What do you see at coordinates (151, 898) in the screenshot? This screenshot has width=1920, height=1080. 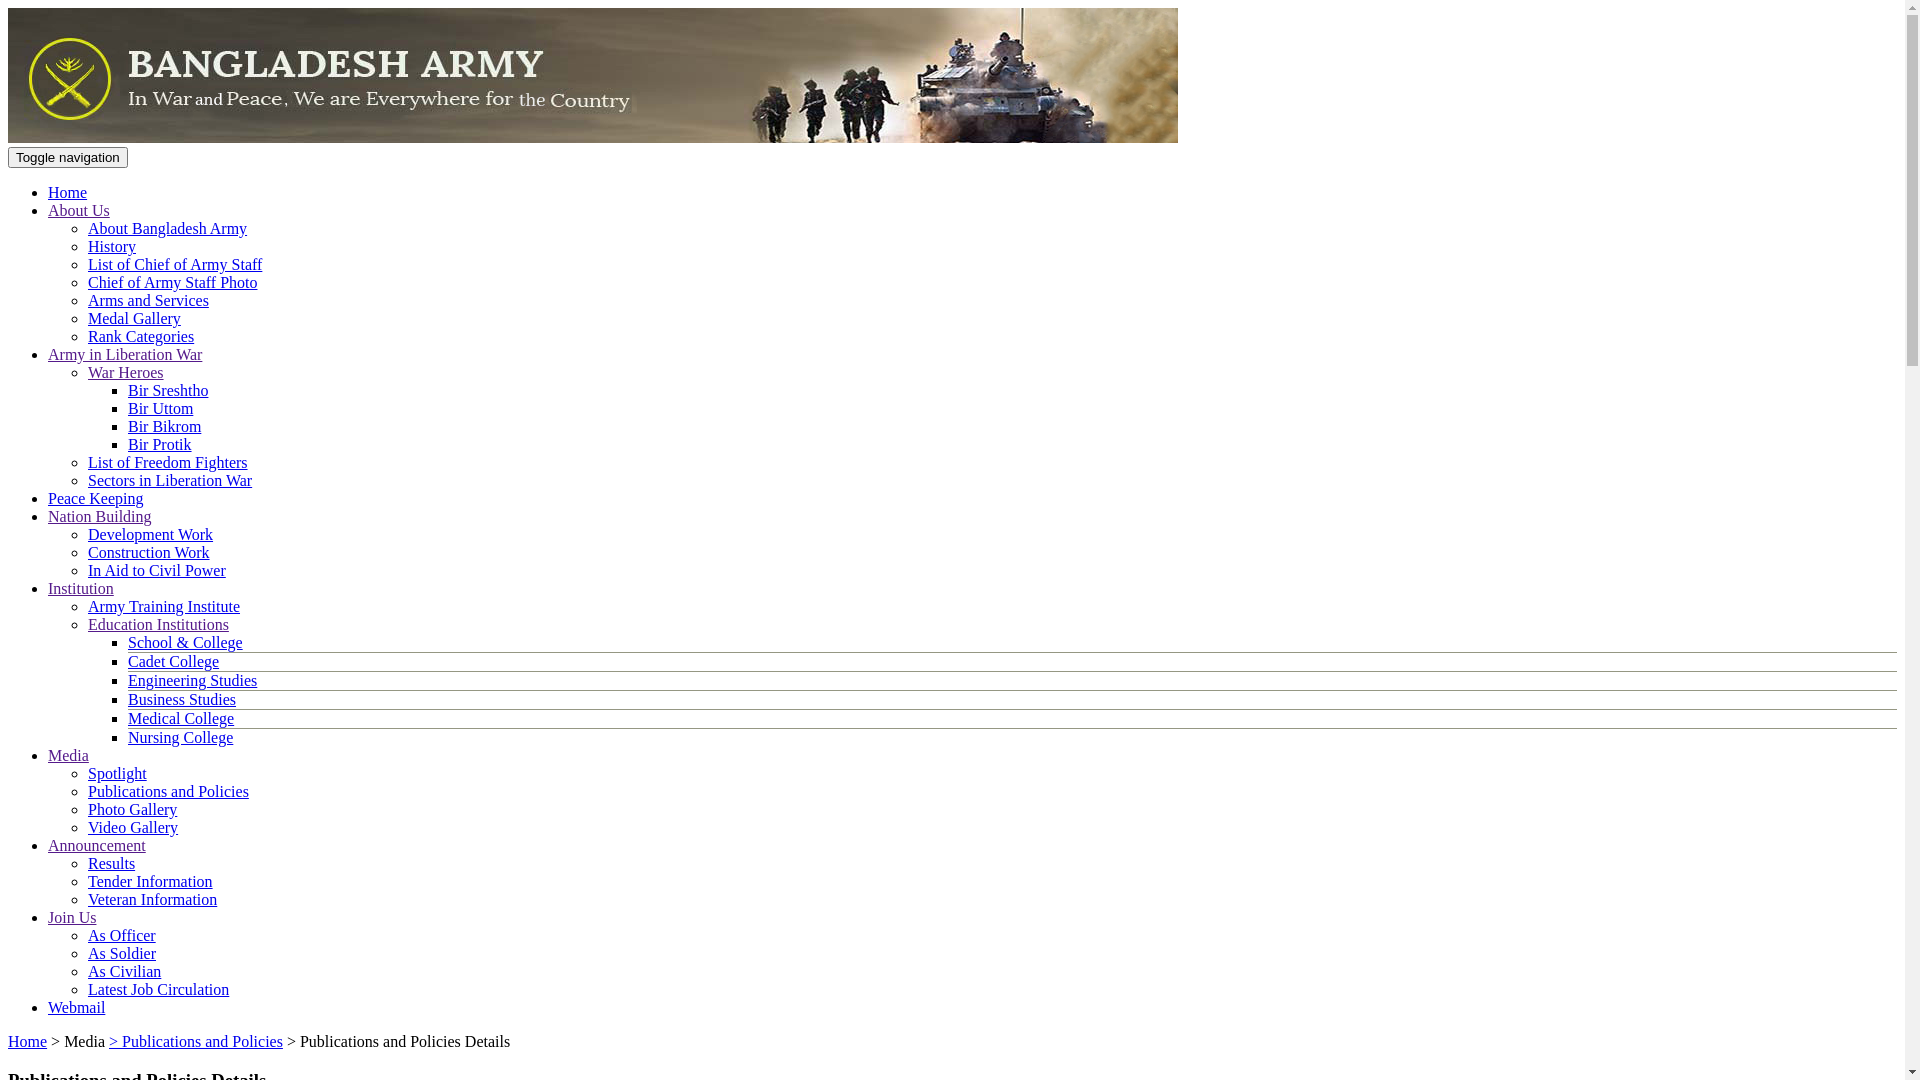 I see `'Veteran Information'` at bounding box center [151, 898].